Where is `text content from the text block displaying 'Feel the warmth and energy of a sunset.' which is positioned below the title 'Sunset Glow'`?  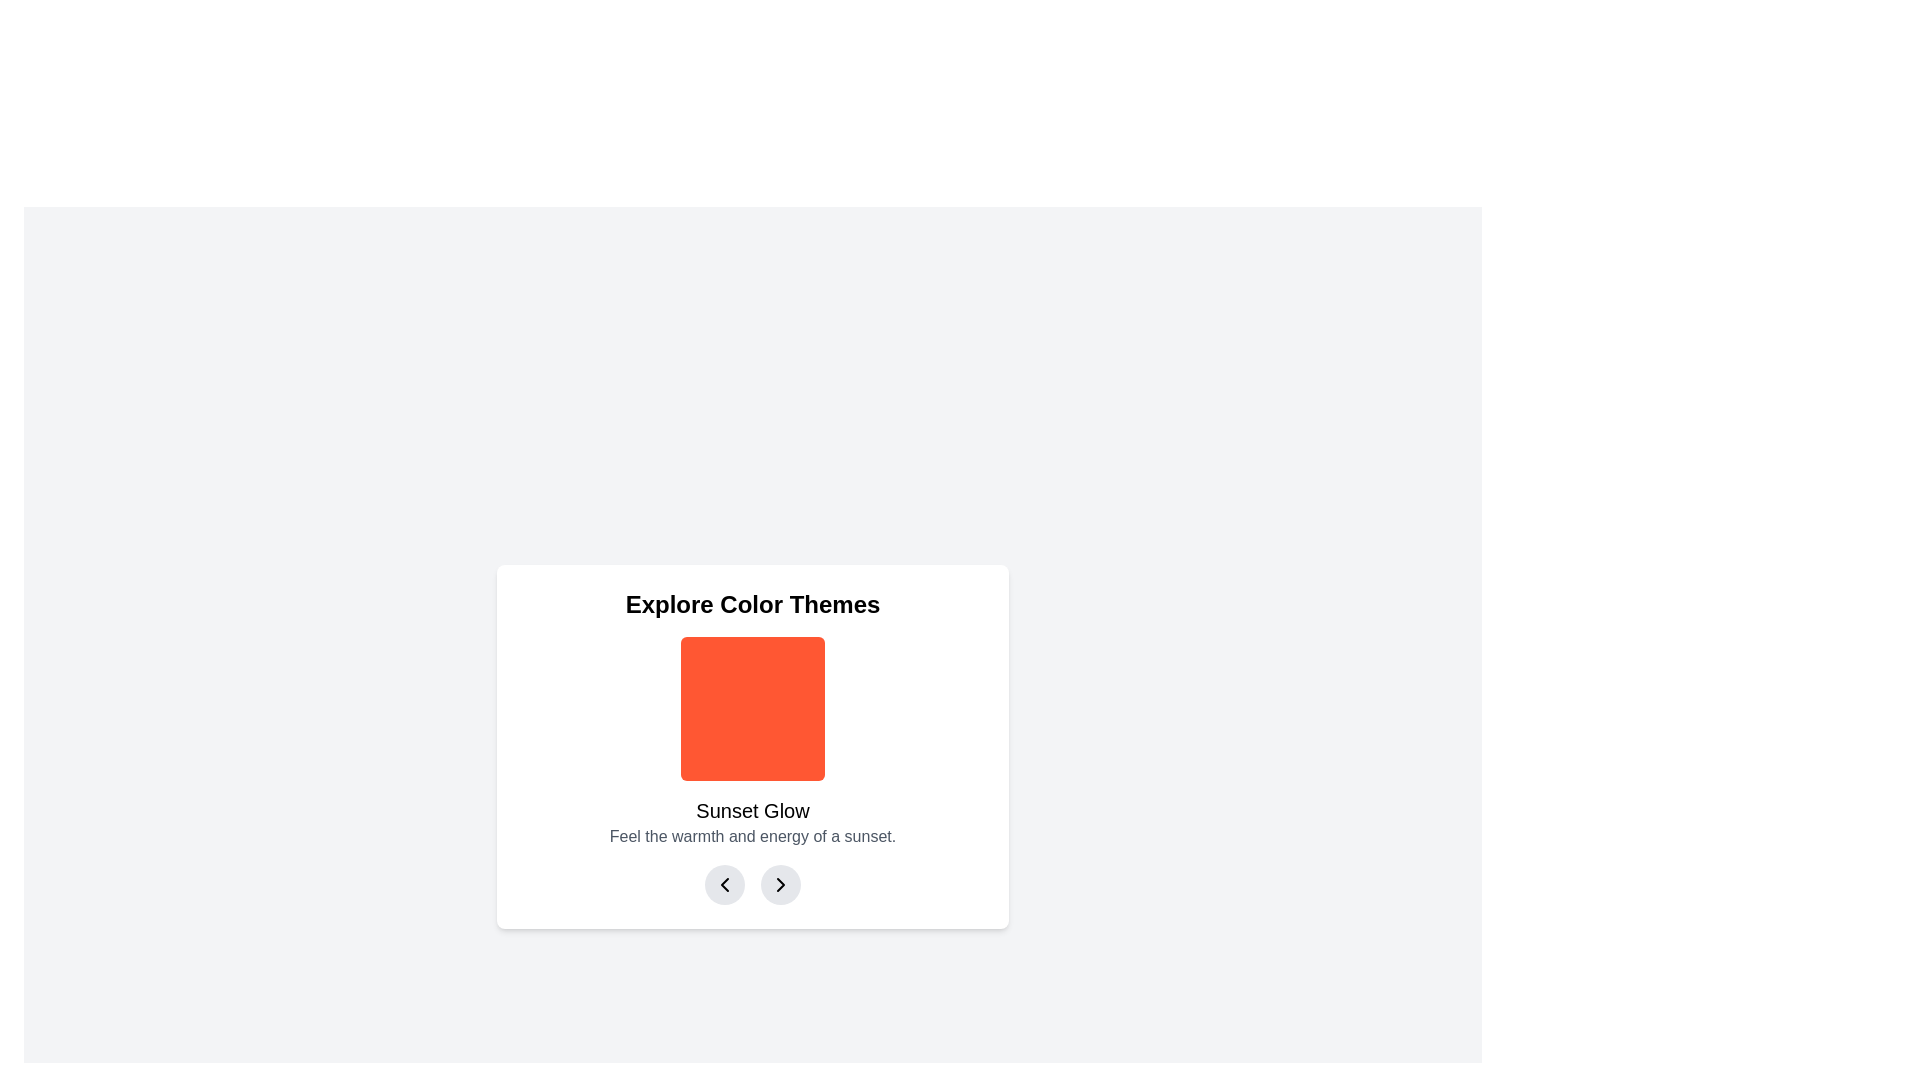 text content from the text block displaying 'Feel the warmth and energy of a sunset.' which is positioned below the title 'Sunset Glow' is located at coordinates (752, 837).